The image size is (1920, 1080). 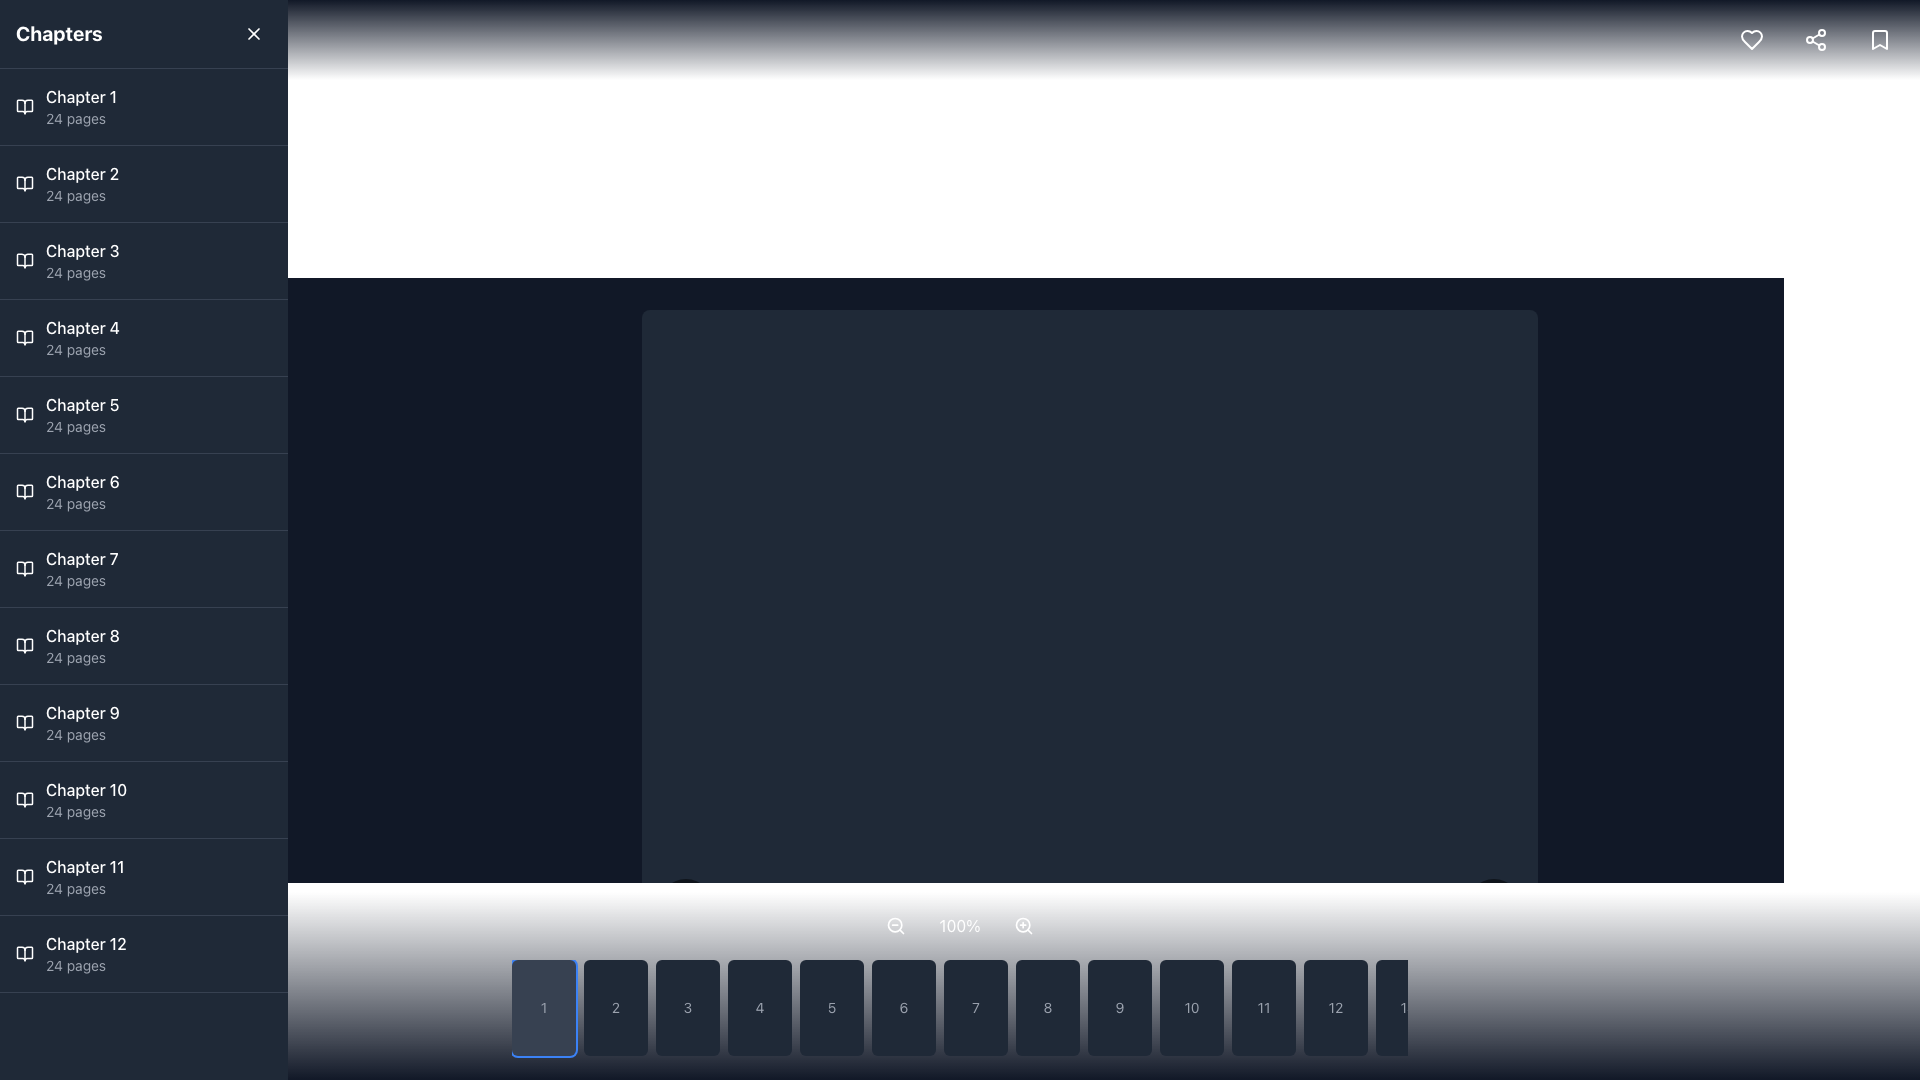 I want to click on the small circular button with a dark background and a white 'X' icon located in the top-right corner of the 'Chapters' header section, so click(x=253, y=34).